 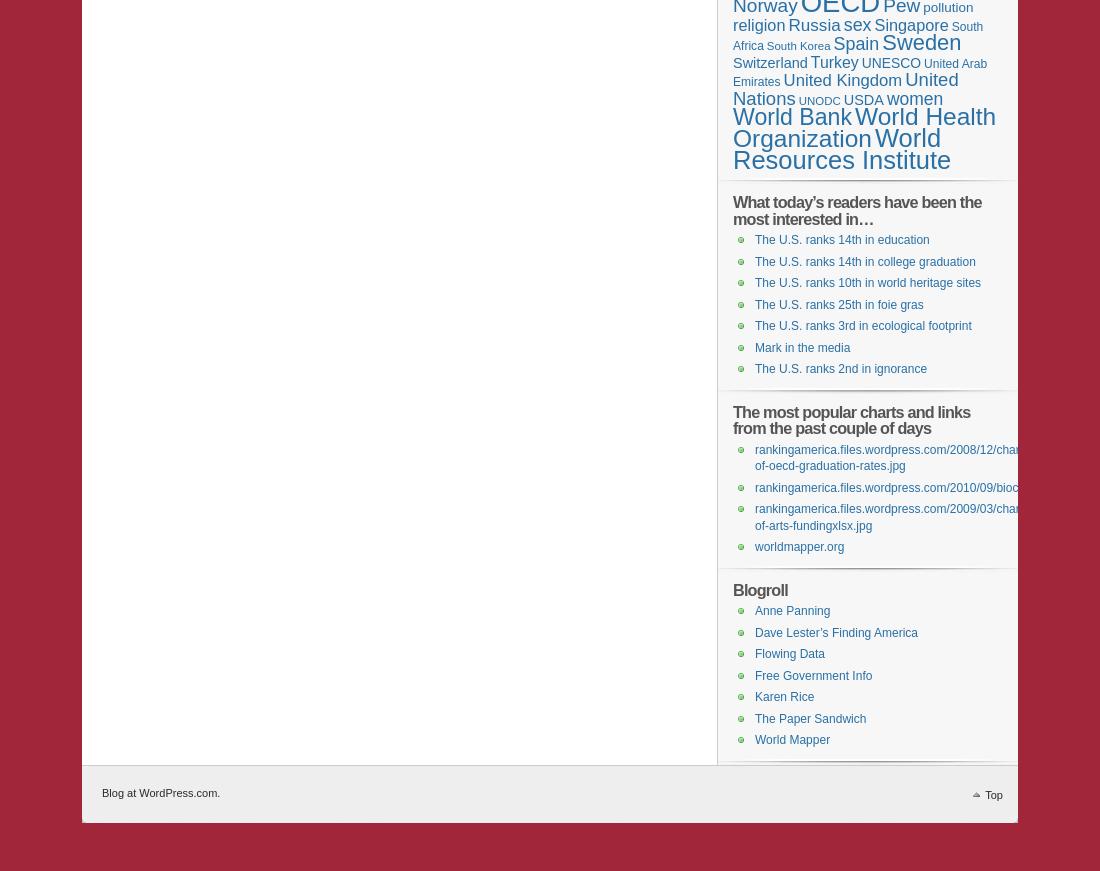 I want to click on 'worldmapper.org', so click(x=799, y=546).